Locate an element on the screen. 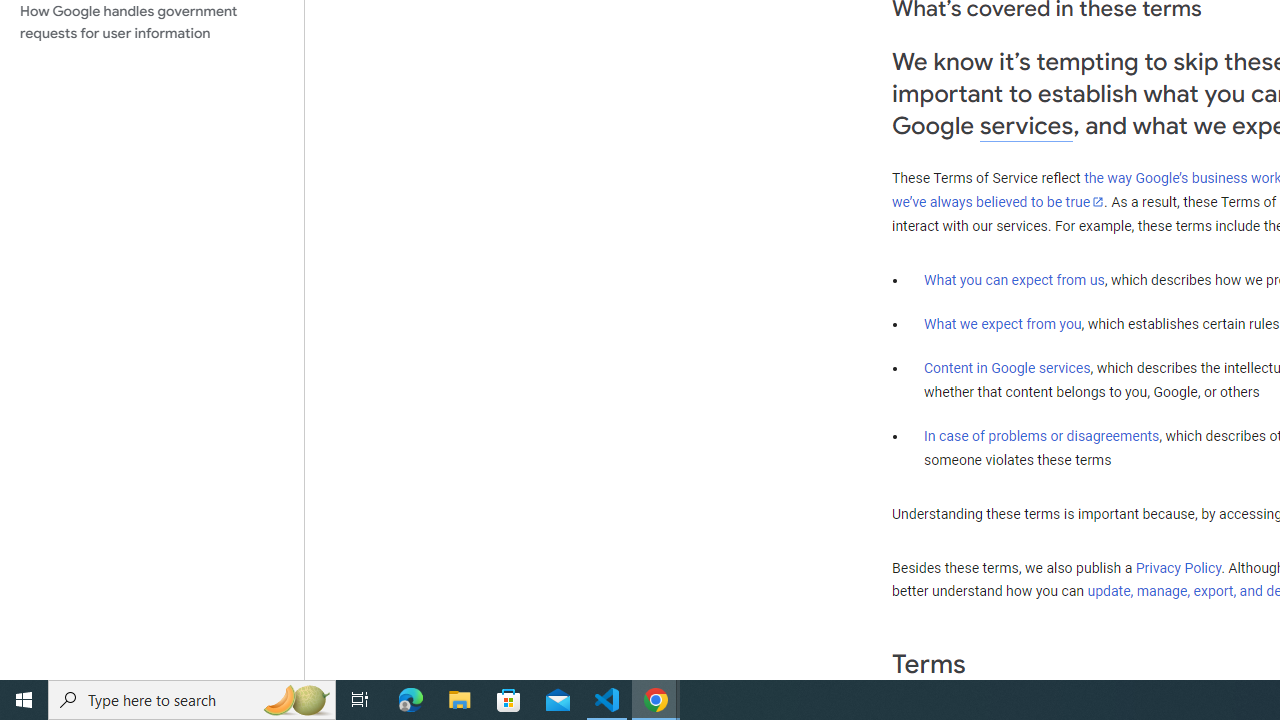  'What you can expect from us' is located at coordinates (1014, 279).